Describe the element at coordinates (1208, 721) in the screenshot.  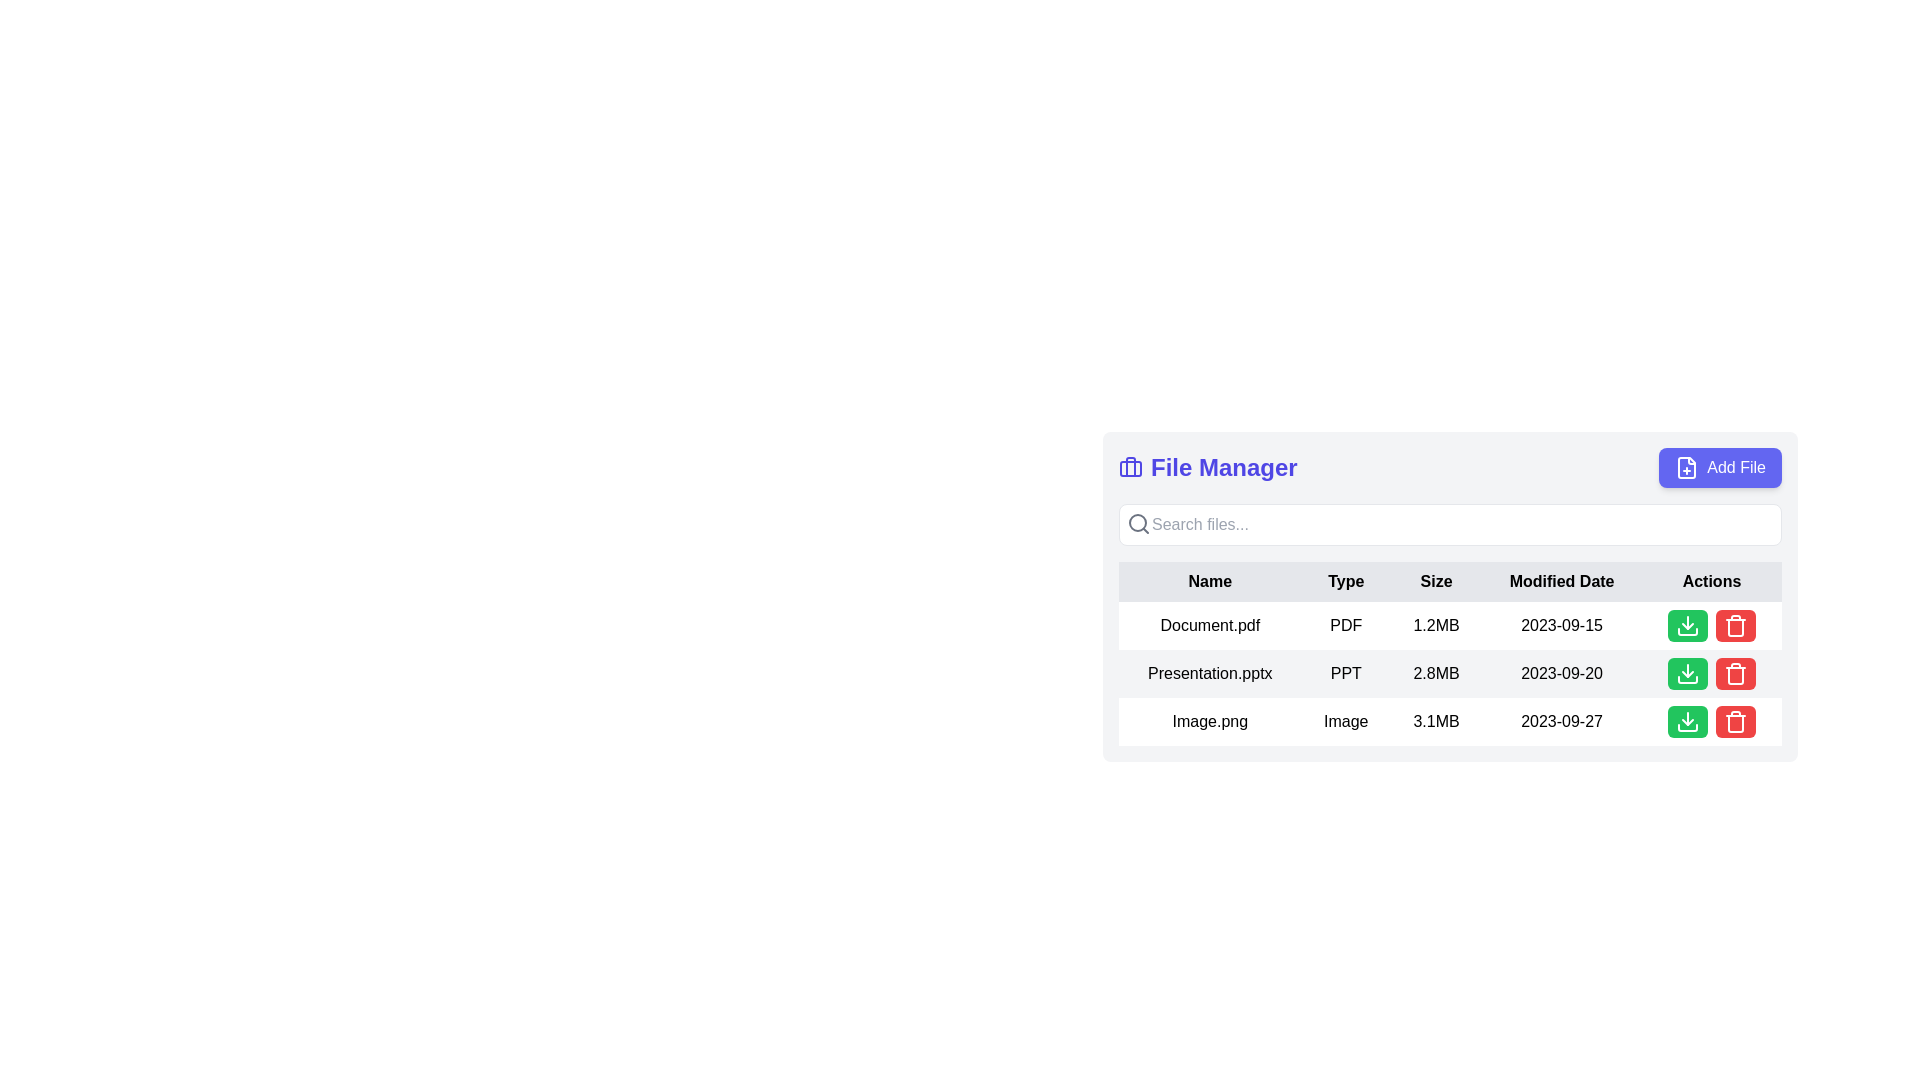
I see `the name label for the file entry` at that location.